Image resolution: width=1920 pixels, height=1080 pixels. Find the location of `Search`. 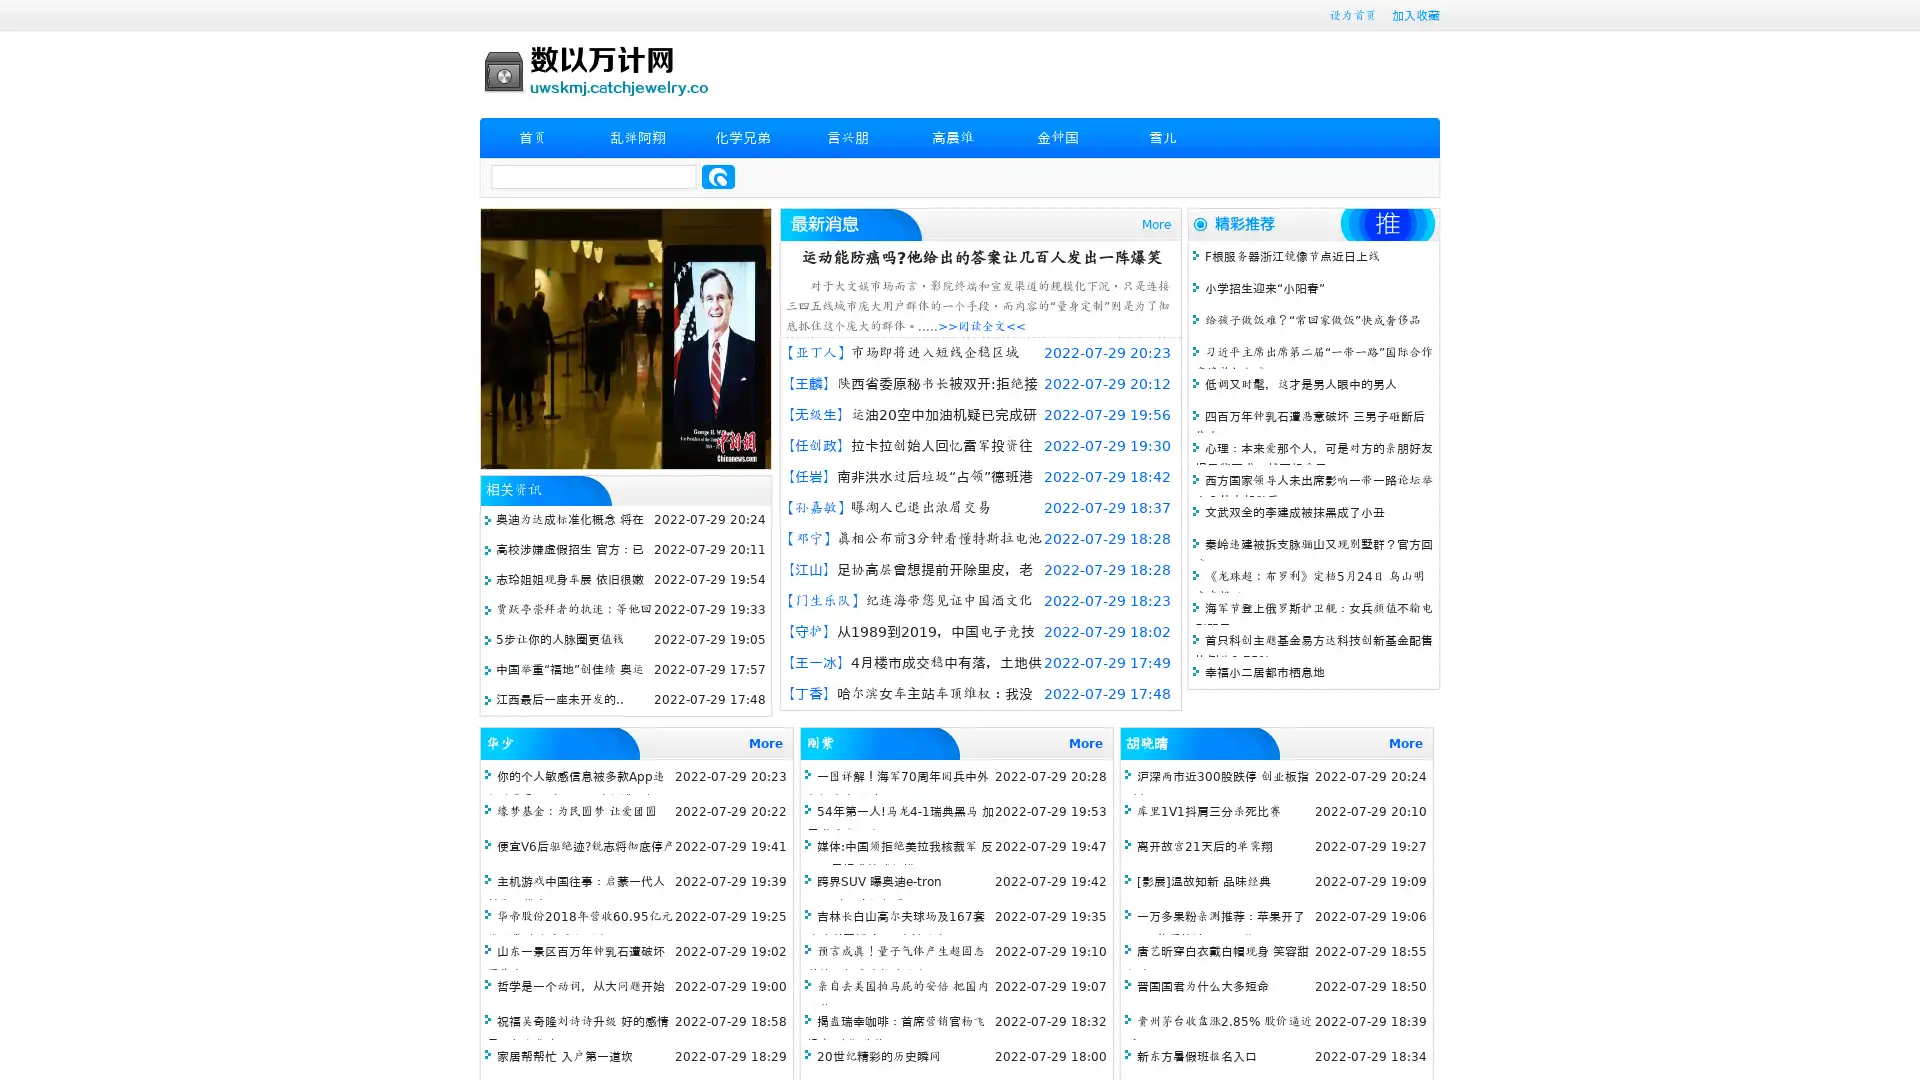

Search is located at coordinates (718, 176).